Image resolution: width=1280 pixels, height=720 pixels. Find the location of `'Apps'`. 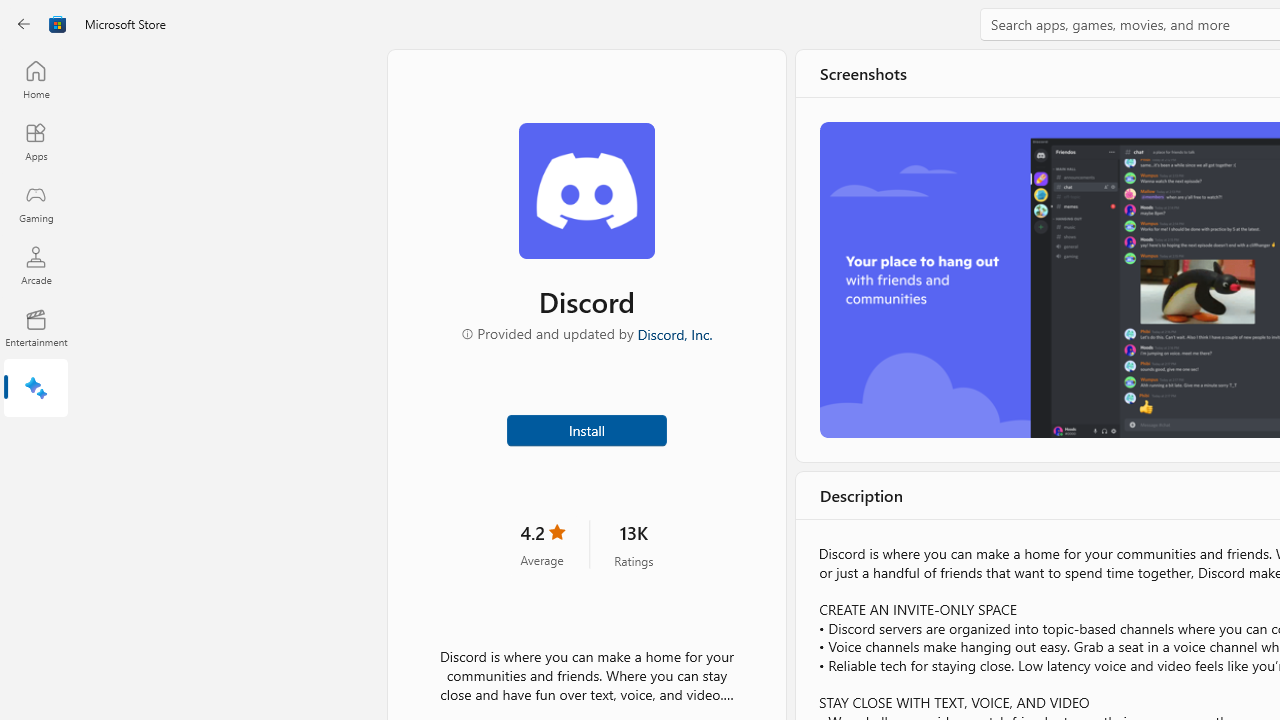

'Apps' is located at coordinates (35, 140).